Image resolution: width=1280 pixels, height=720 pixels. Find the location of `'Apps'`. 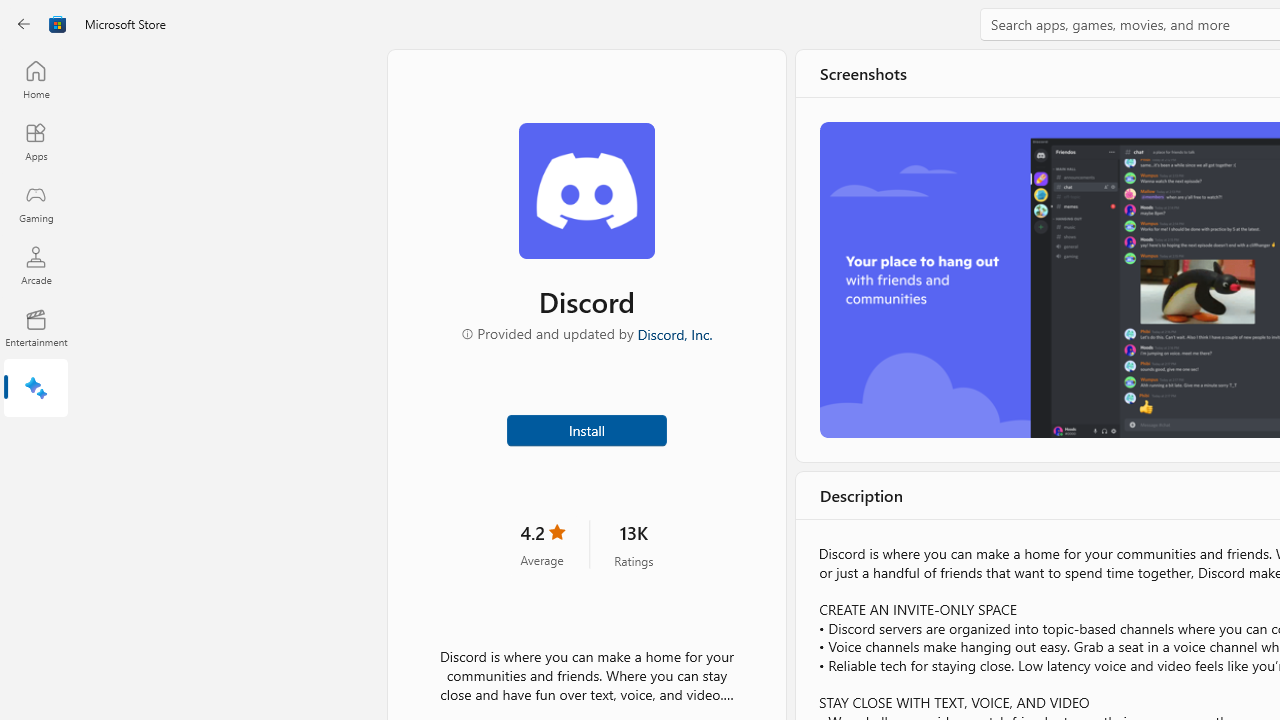

'Apps' is located at coordinates (35, 140).